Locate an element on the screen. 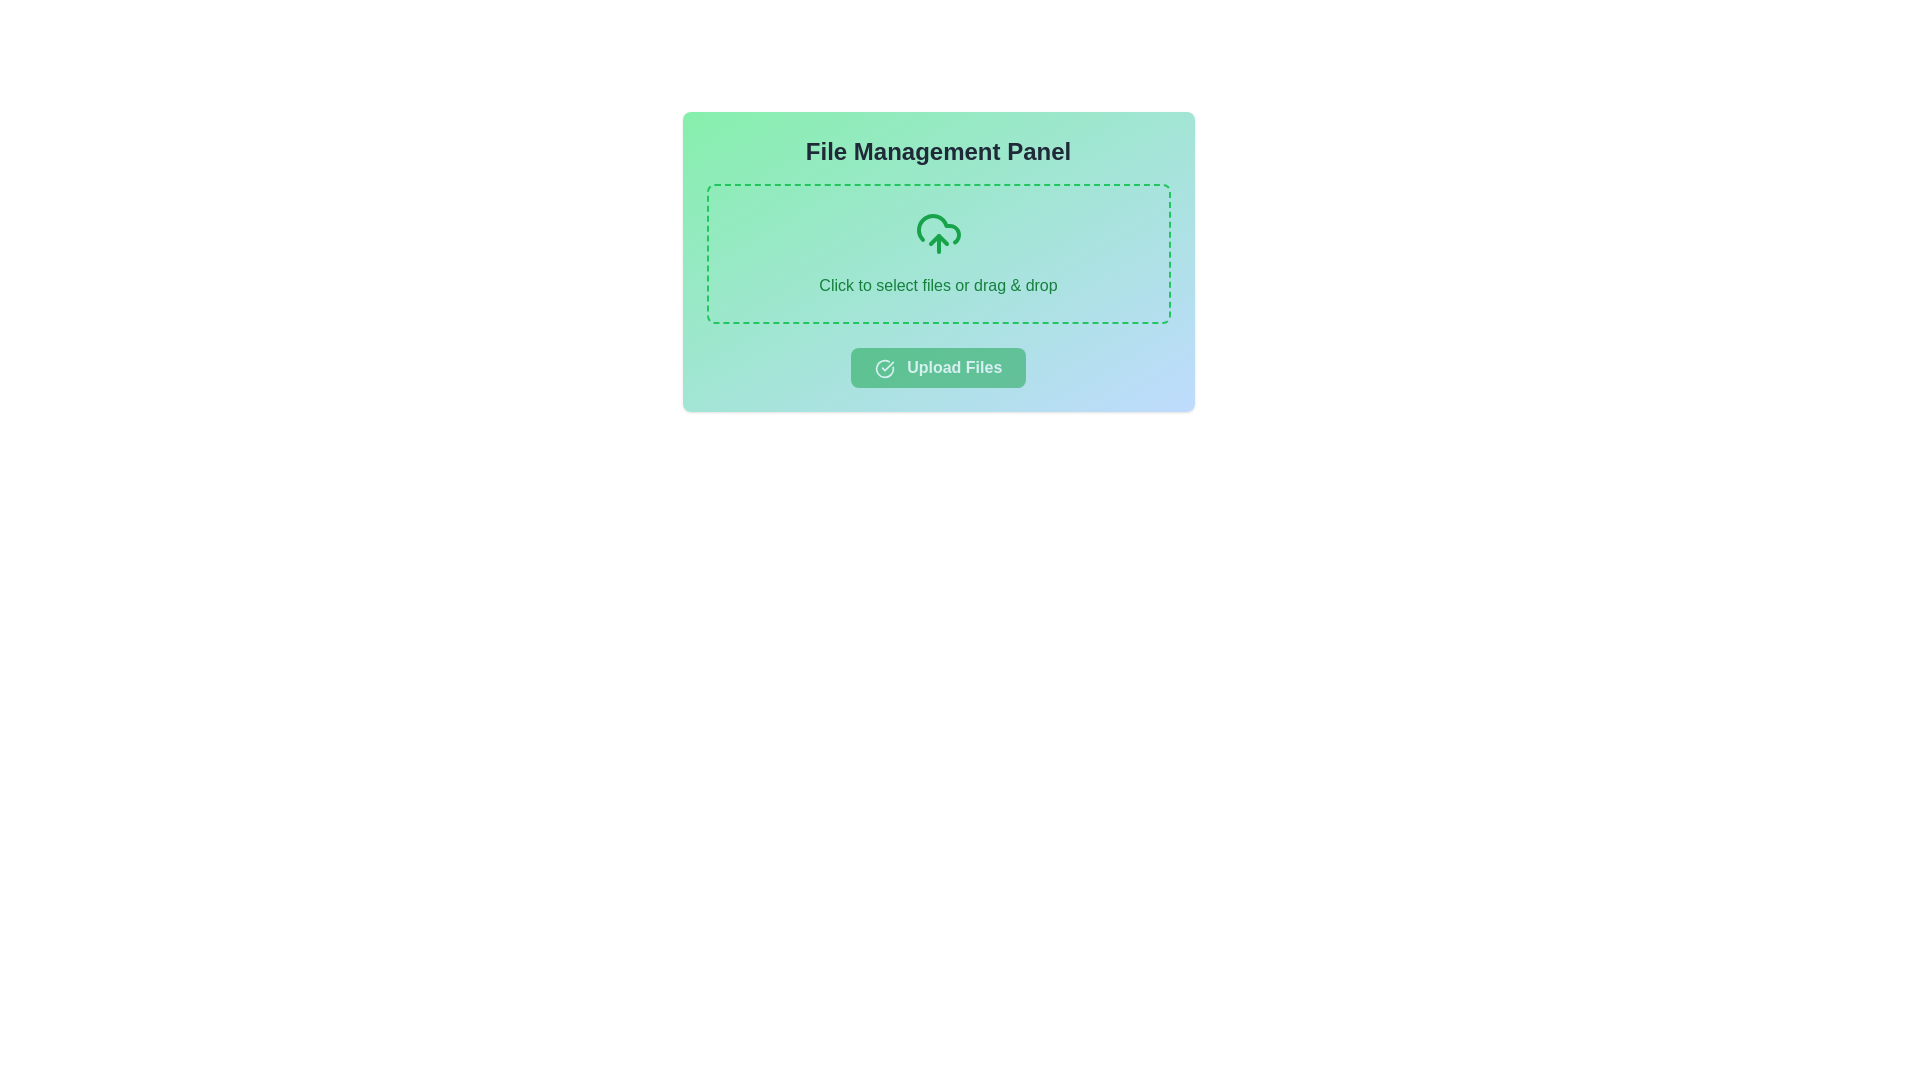 This screenshot has width=1920, height=1080. the cloud upload icon, which is a green line-drawn cloud with an upward arrow, located above the text 'Click is located at coordinates (937, 233).